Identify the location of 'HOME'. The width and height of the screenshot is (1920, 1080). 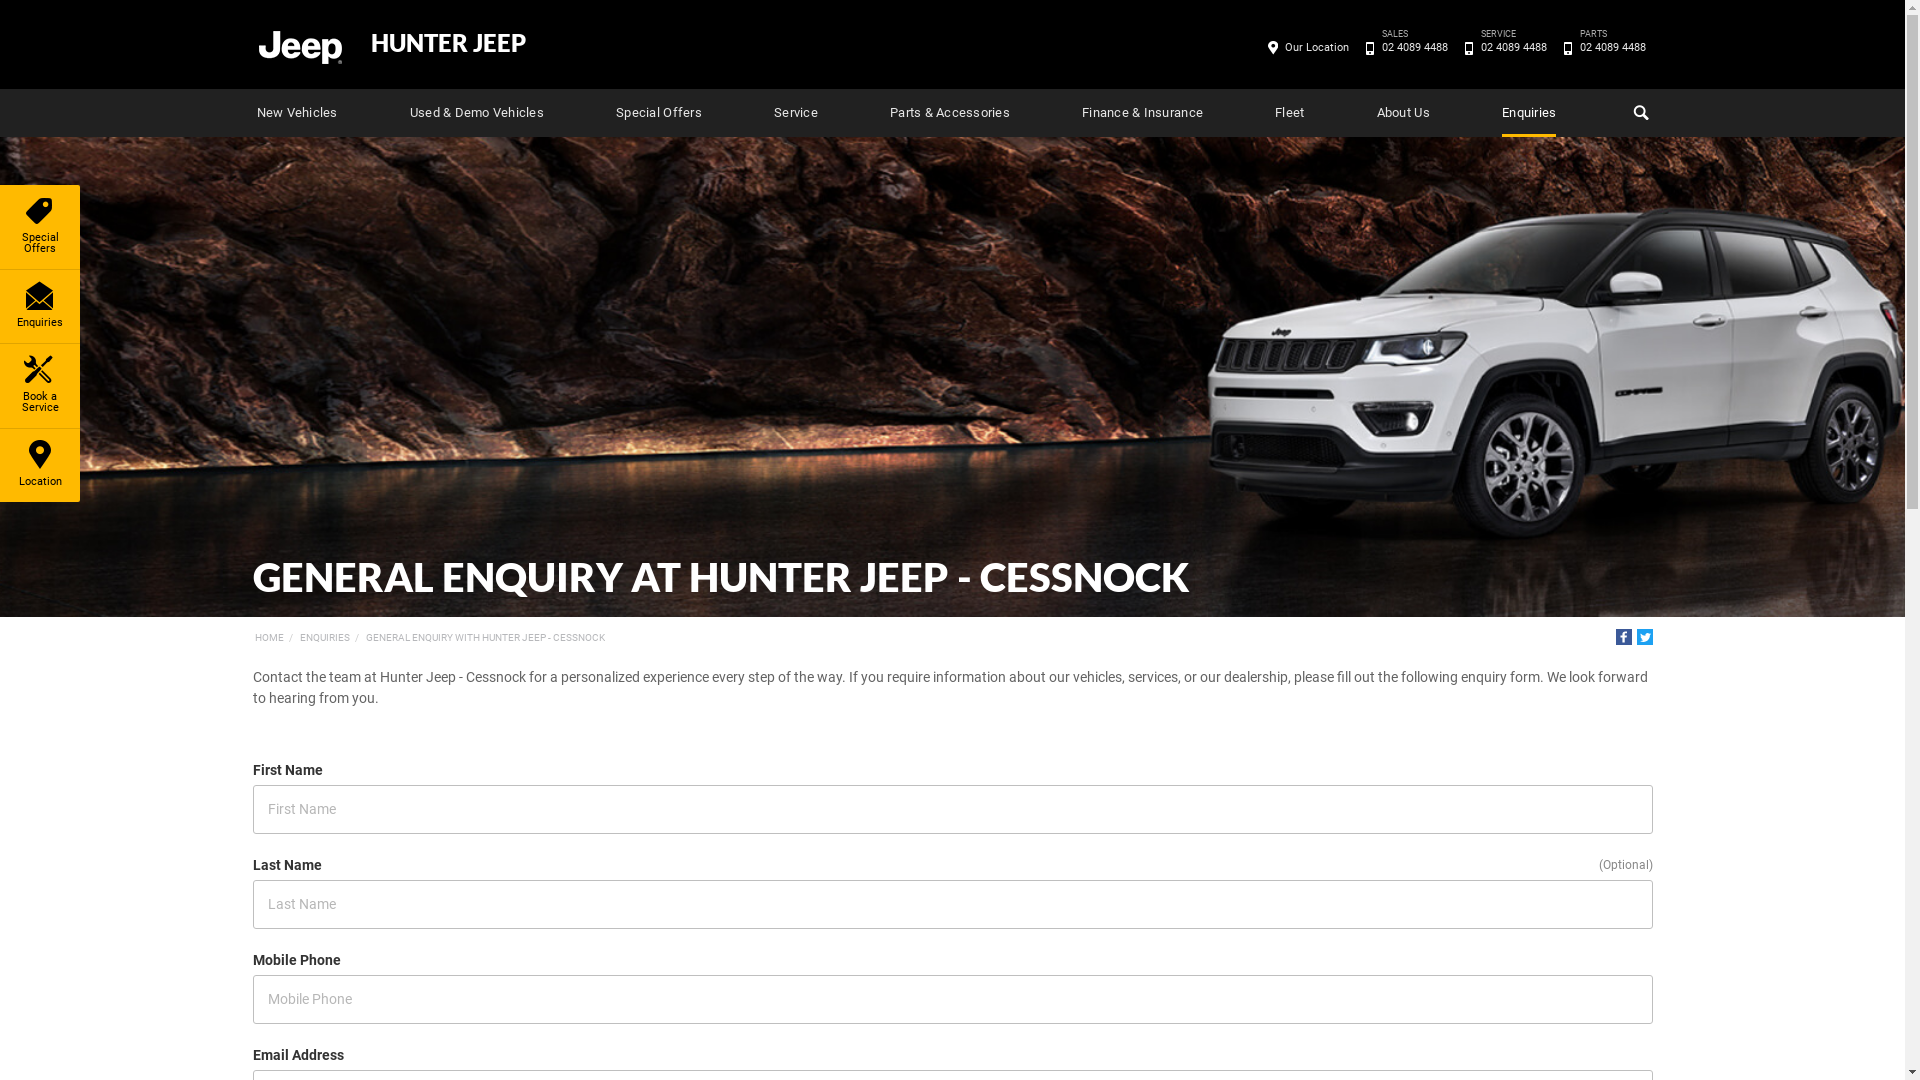
(267, 637).